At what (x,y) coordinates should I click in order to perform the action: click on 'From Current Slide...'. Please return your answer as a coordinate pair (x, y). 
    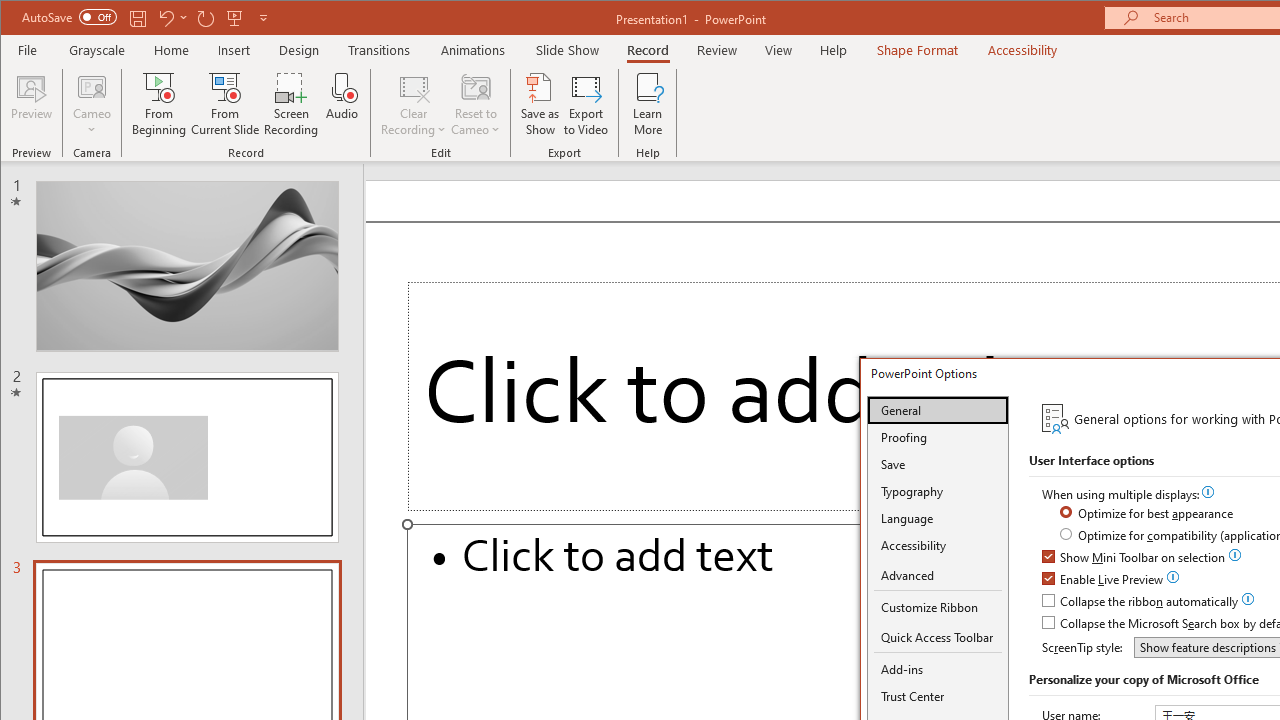
    Looking at the image, I should click on (225, 104).